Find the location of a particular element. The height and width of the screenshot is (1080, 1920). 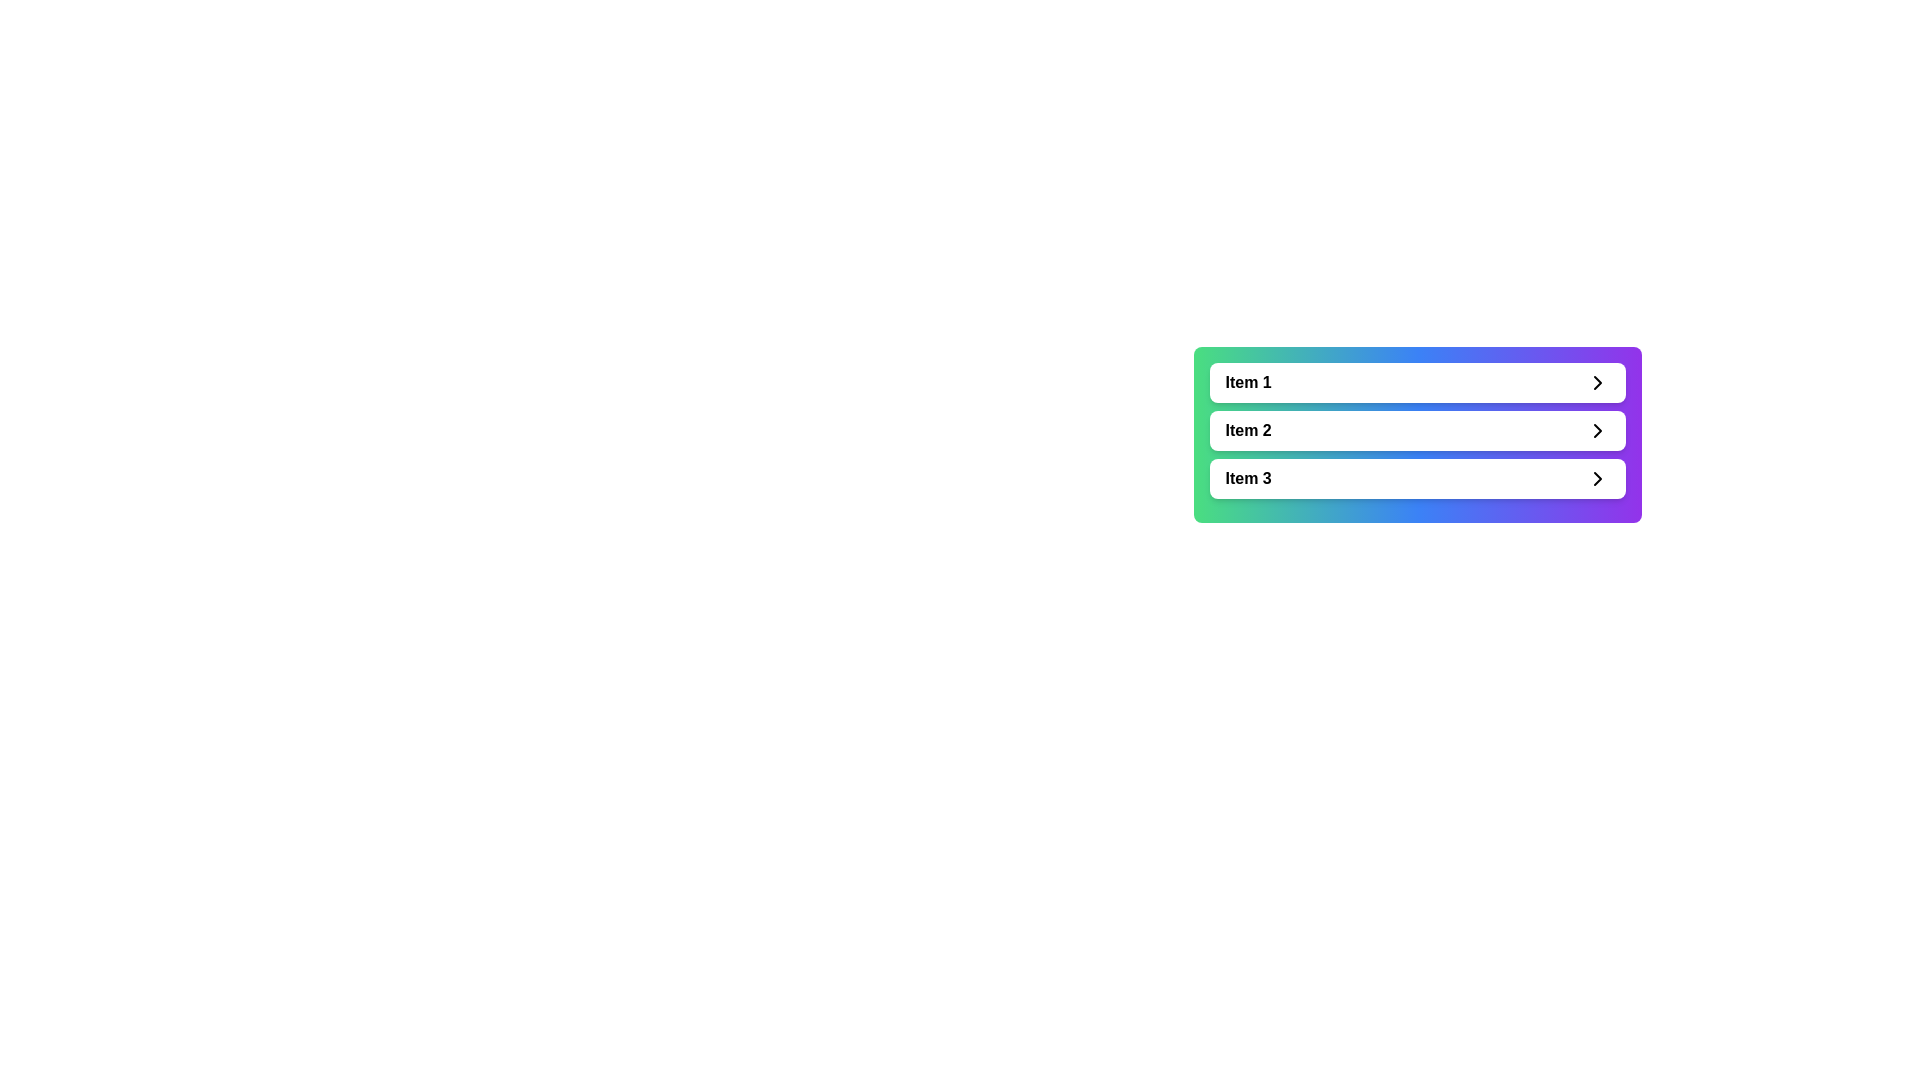

the second list item labeled 'Item 2' in the vibrant card-like structure is located at coordinates (1416, 434).